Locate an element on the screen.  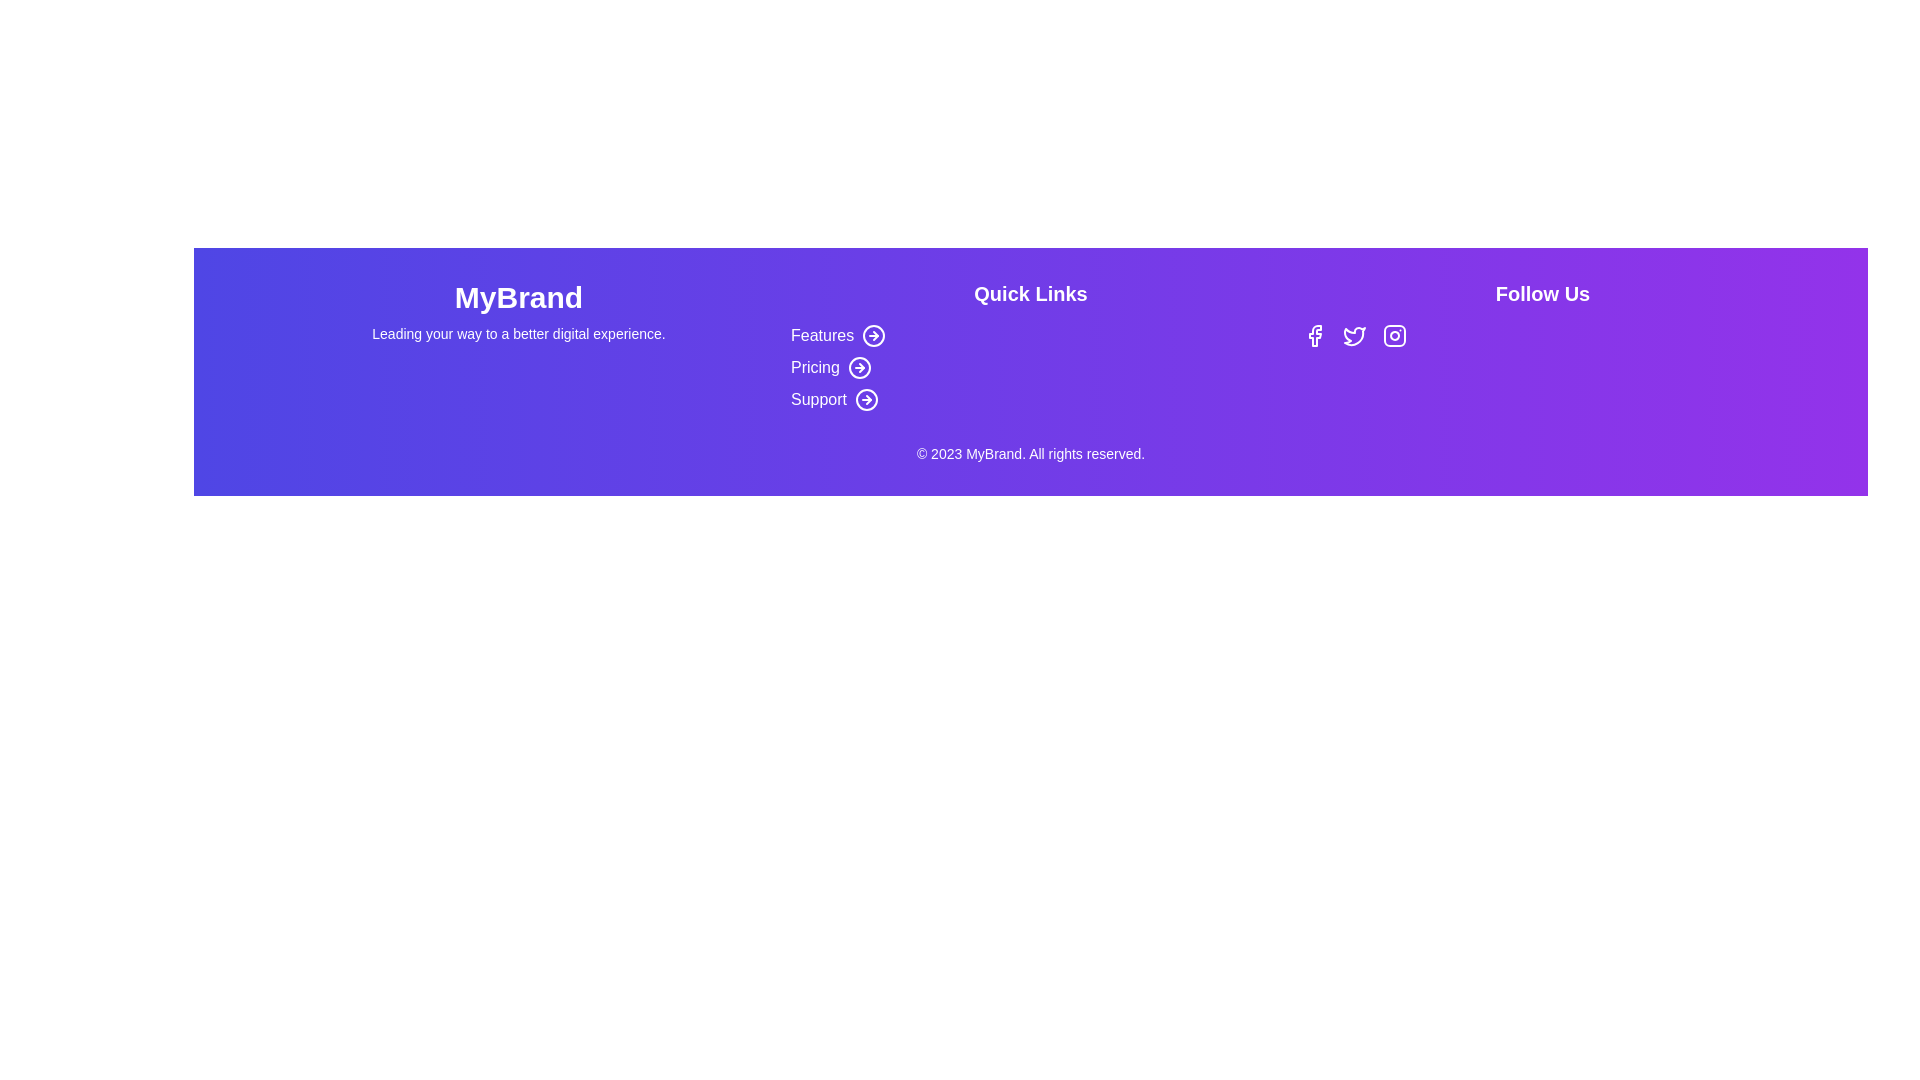
the Facebook icon link, which has a purple background and is the first in a group of three social media icons in the 'Follow Us' section is located at coordinates (1315, 334).